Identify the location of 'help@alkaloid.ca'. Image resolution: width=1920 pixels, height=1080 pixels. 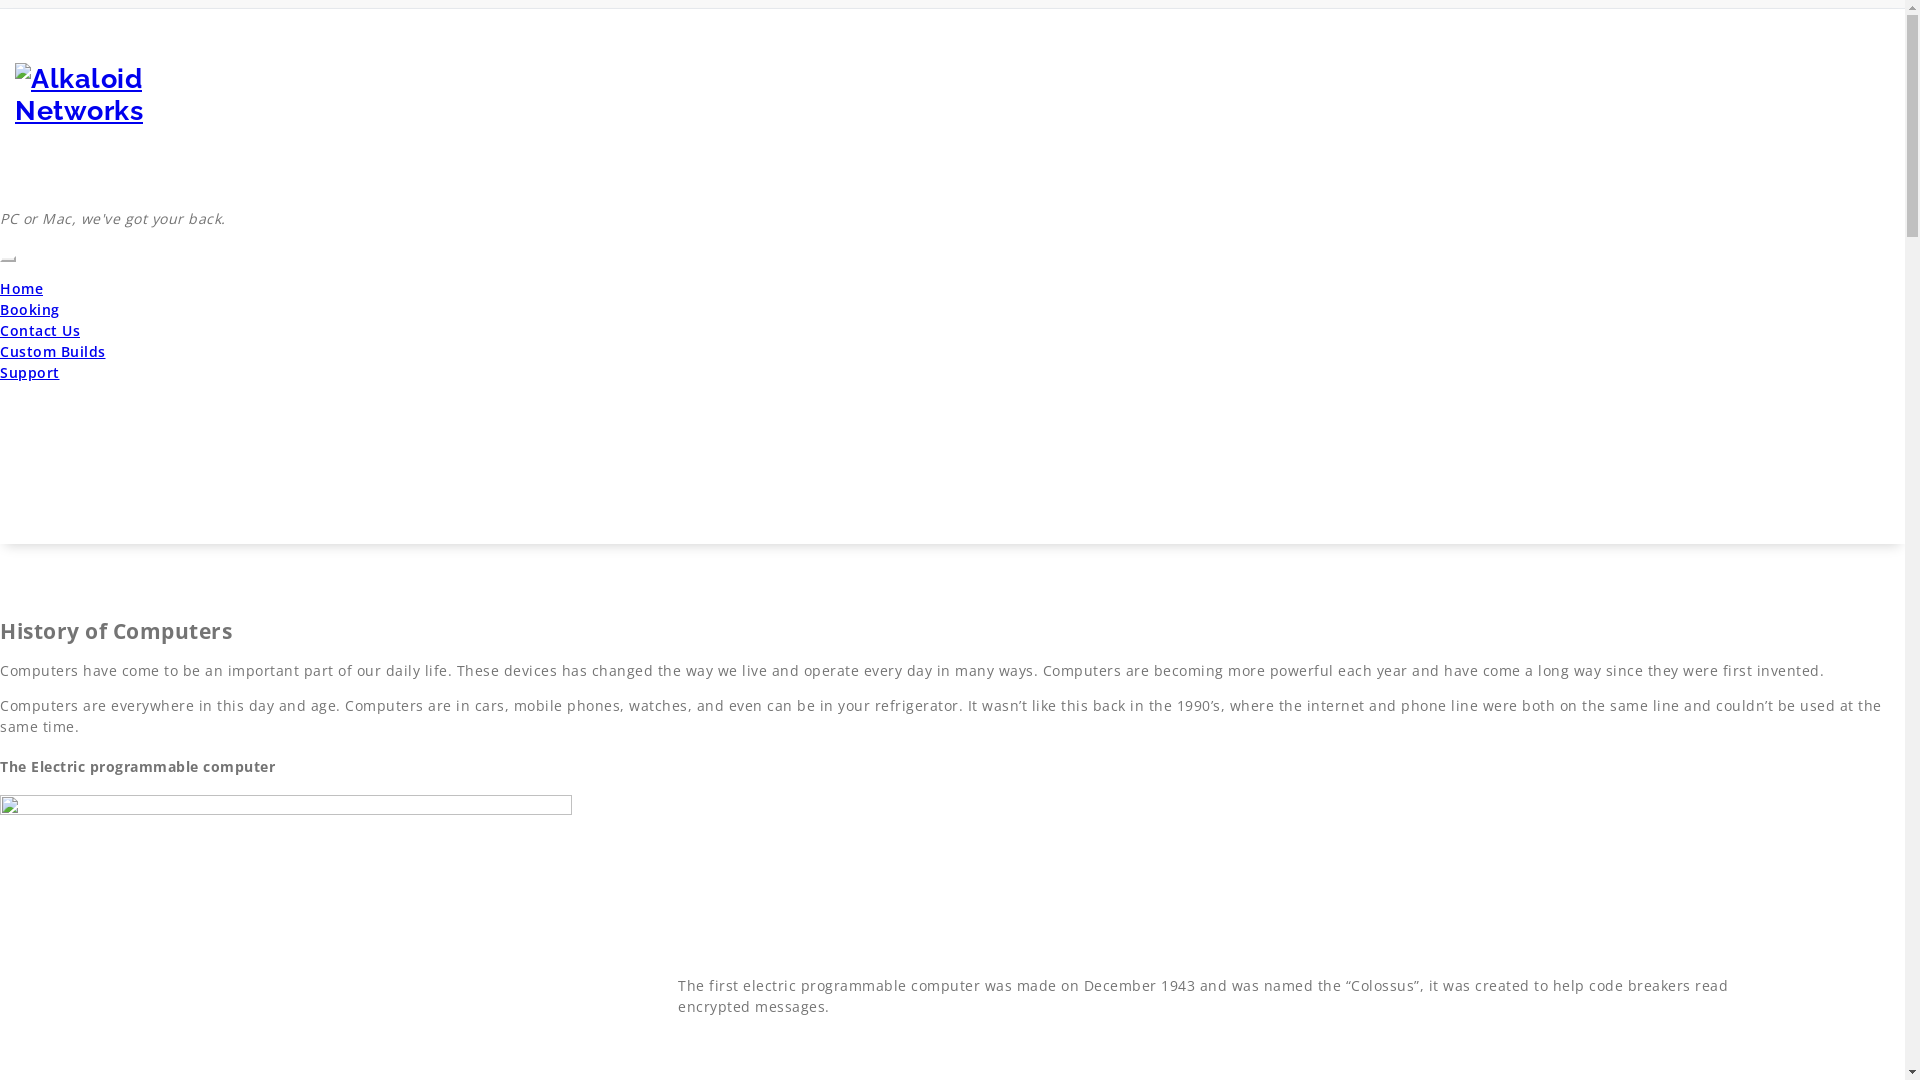
(1708, 19).